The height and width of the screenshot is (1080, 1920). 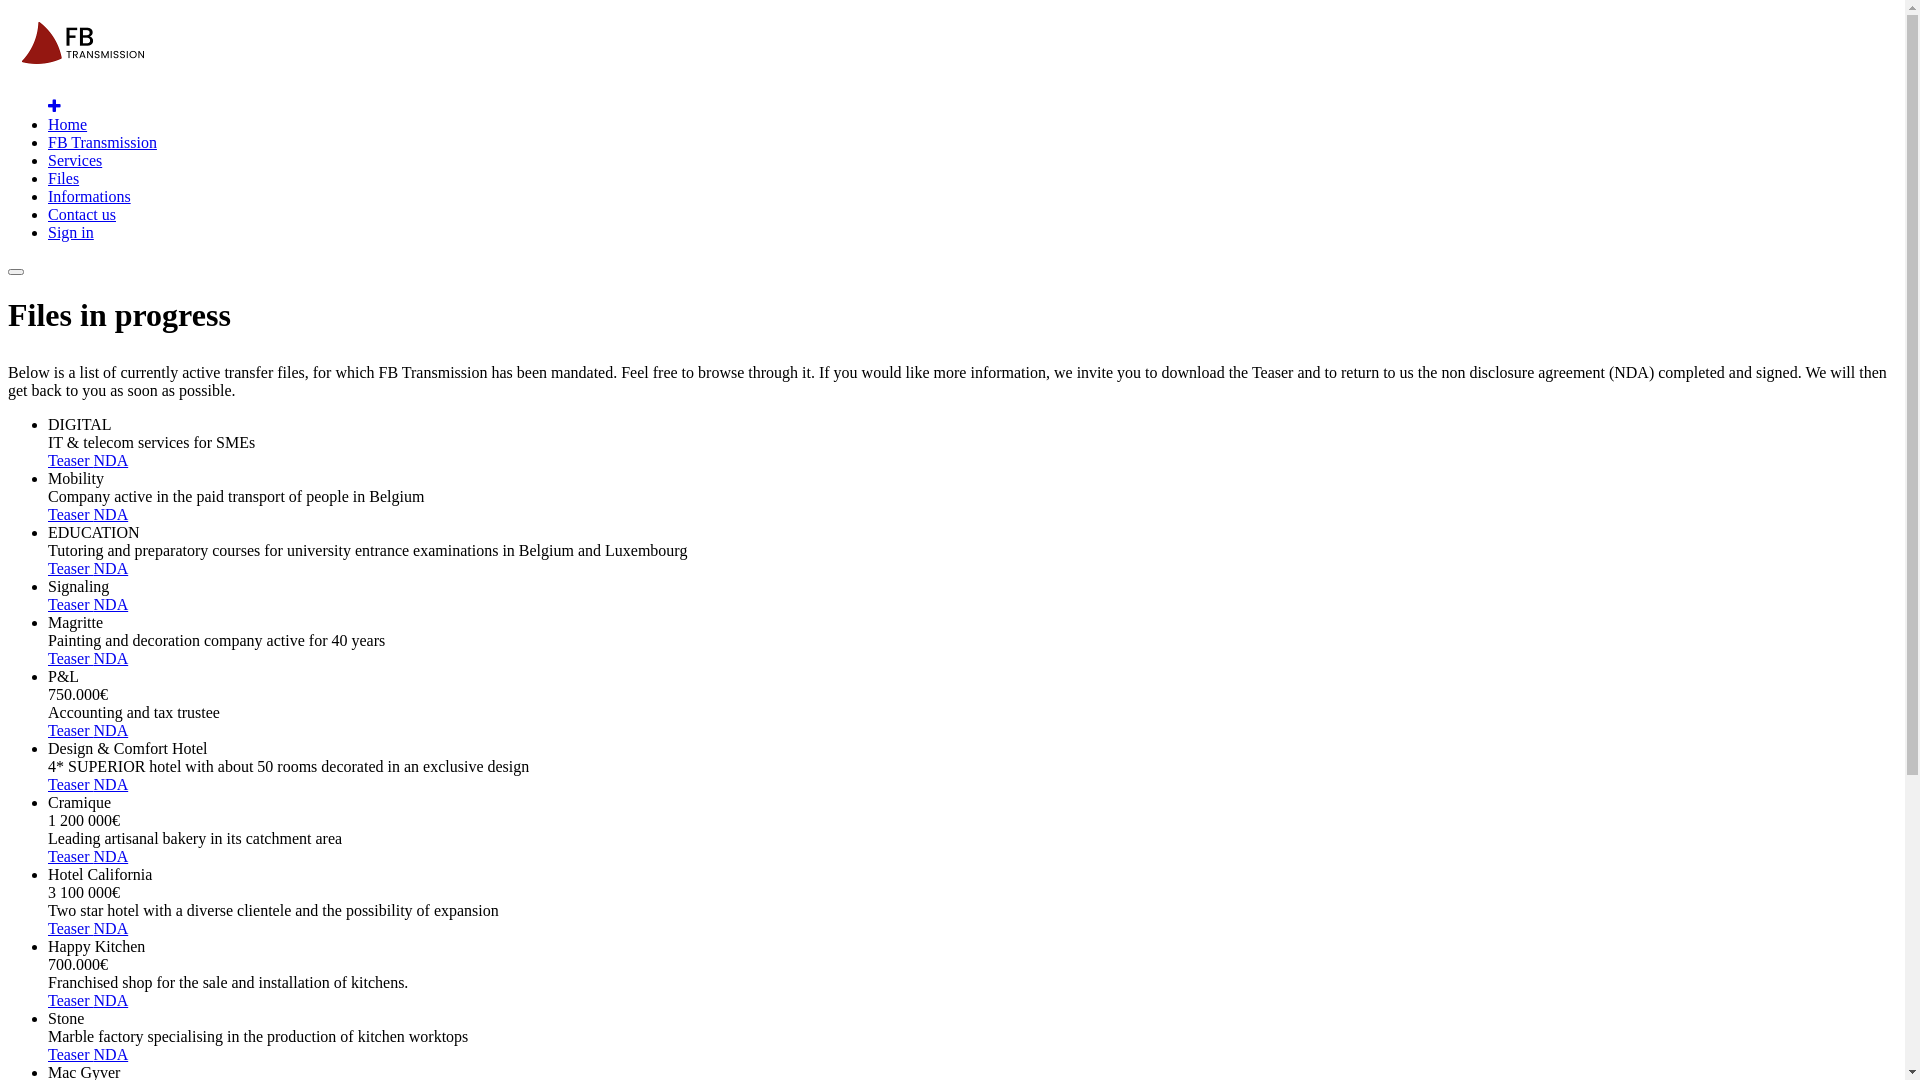 What do you see at coordinates (110, 513) in the screenshot?
I see `'NDA'` at bounding box center [110, 513].